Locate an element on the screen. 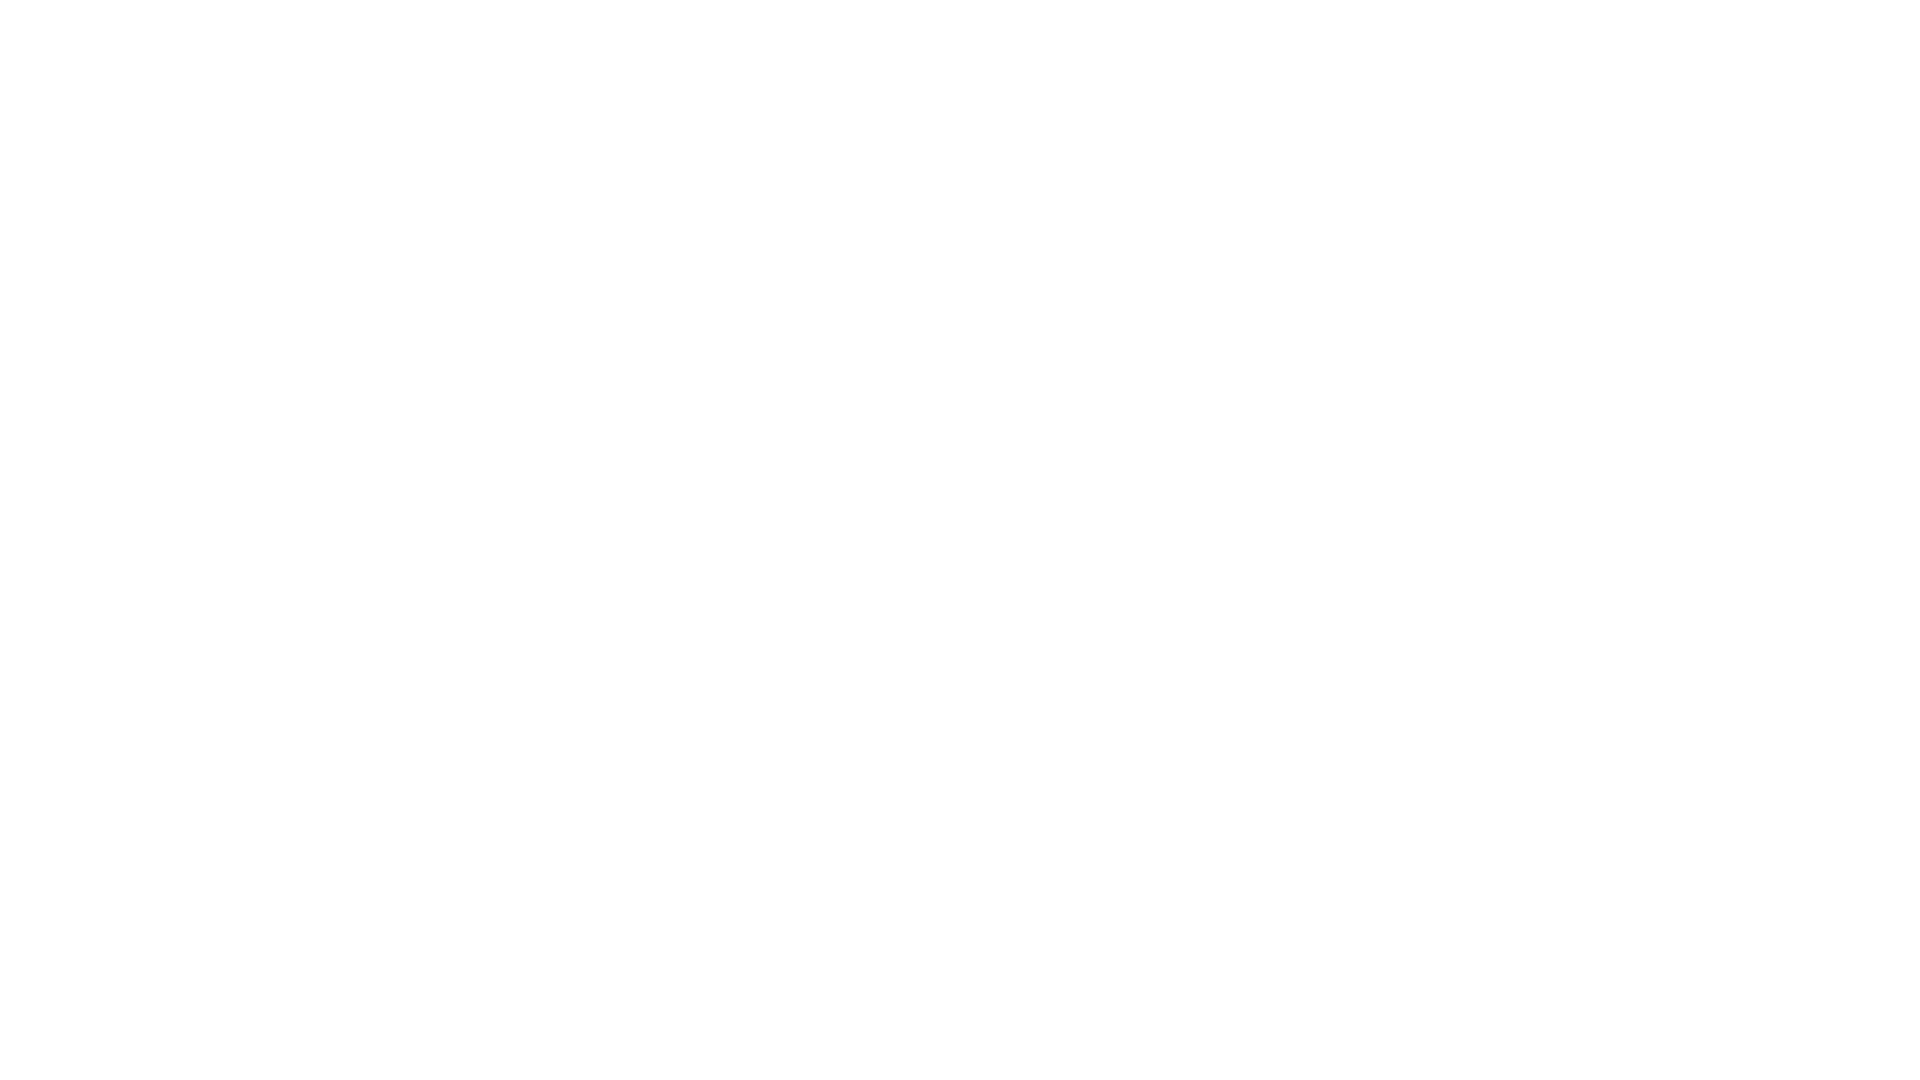 This screenshot has height=1080, width=1920. Cart icon is located at coordinates (1560, 42).